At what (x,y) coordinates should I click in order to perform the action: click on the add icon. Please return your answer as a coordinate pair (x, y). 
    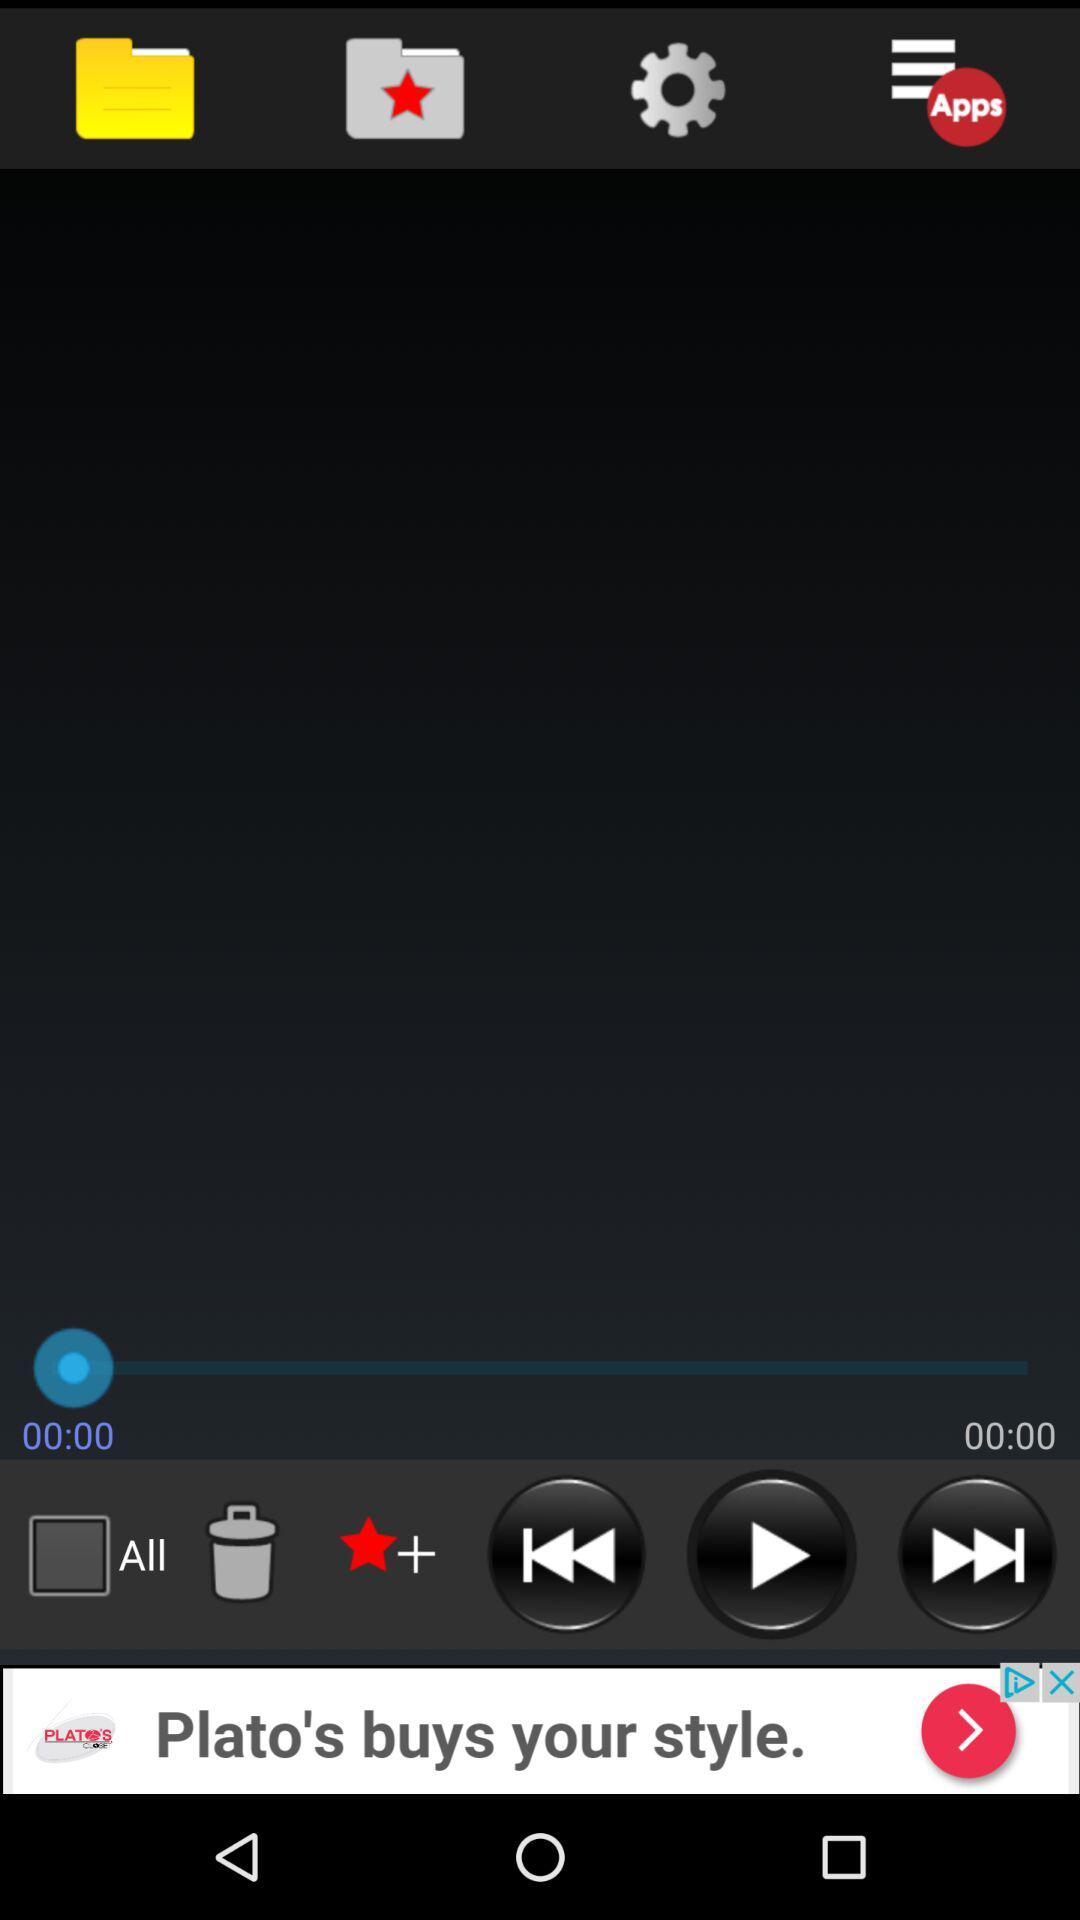
    Looking at the image, I should click on (389, 1663).